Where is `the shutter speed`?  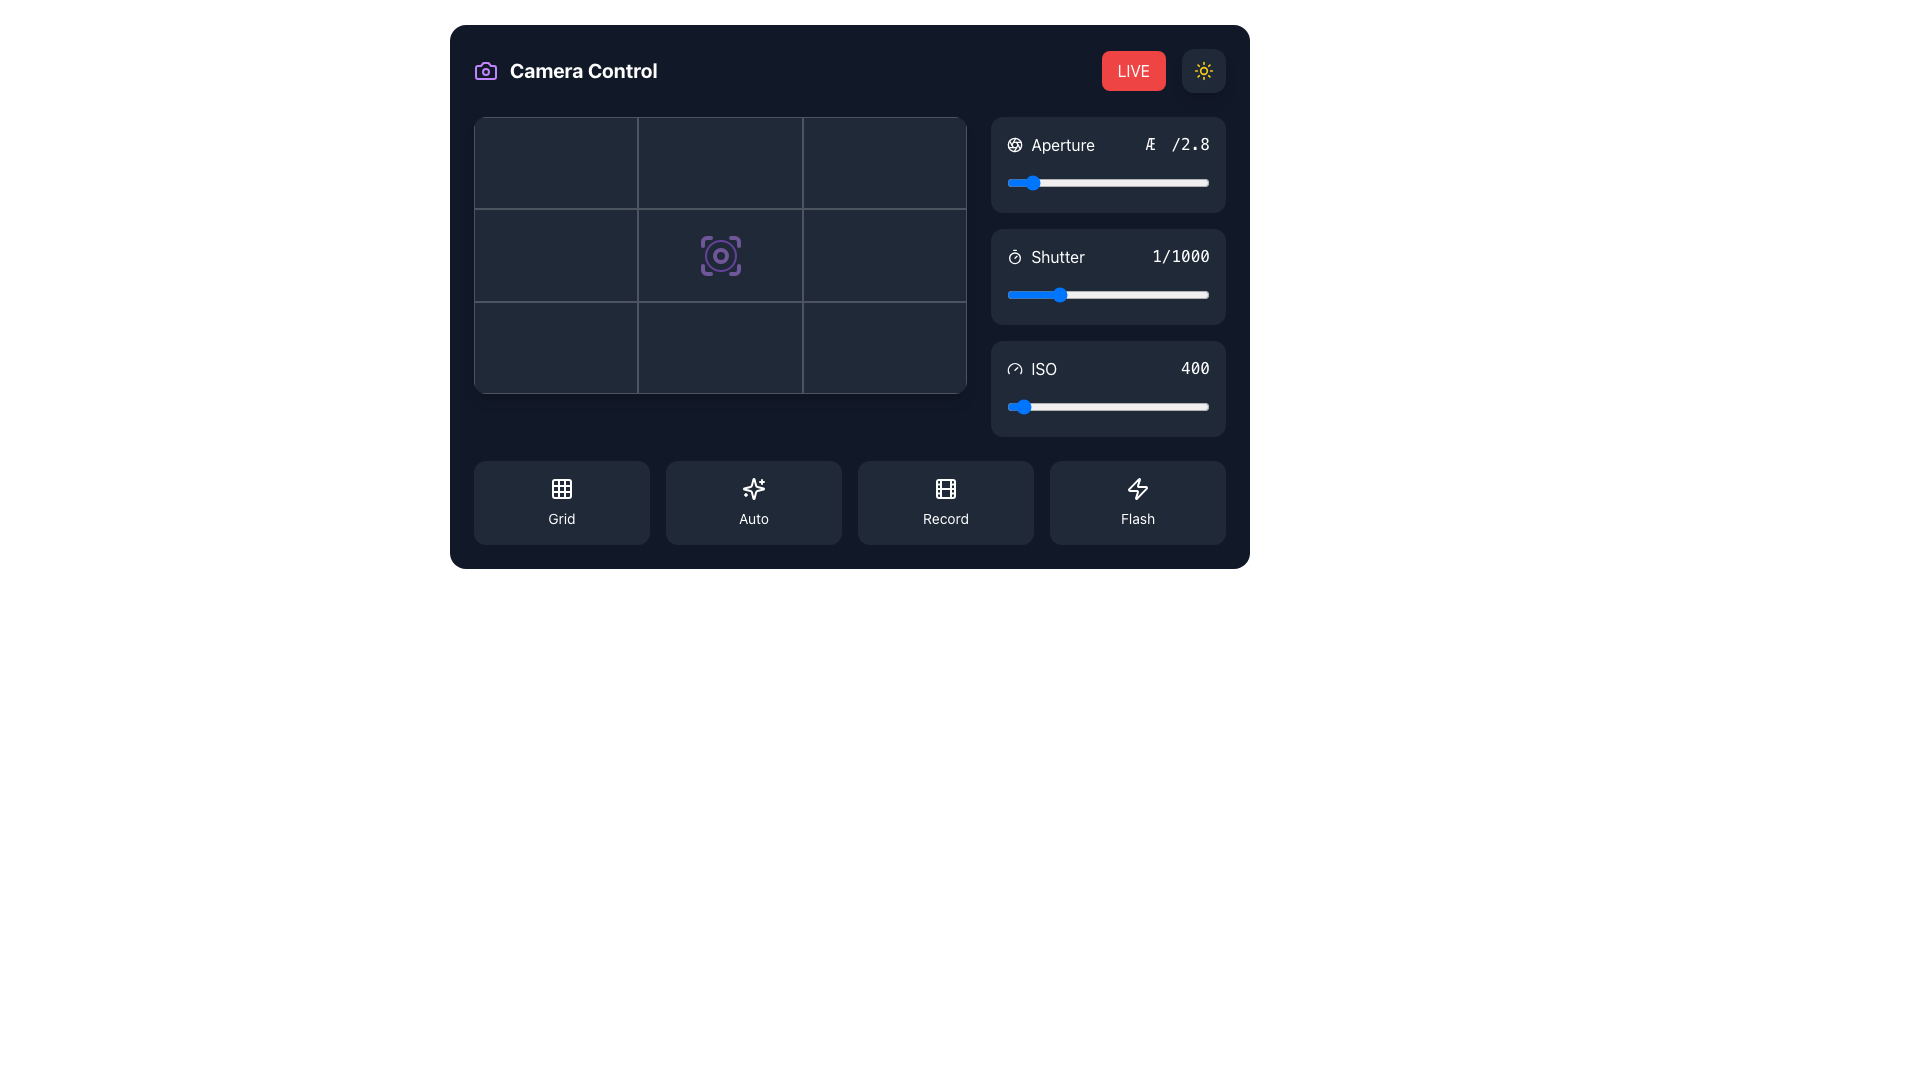
the shutter speed is located at coordinates (1021, 294).